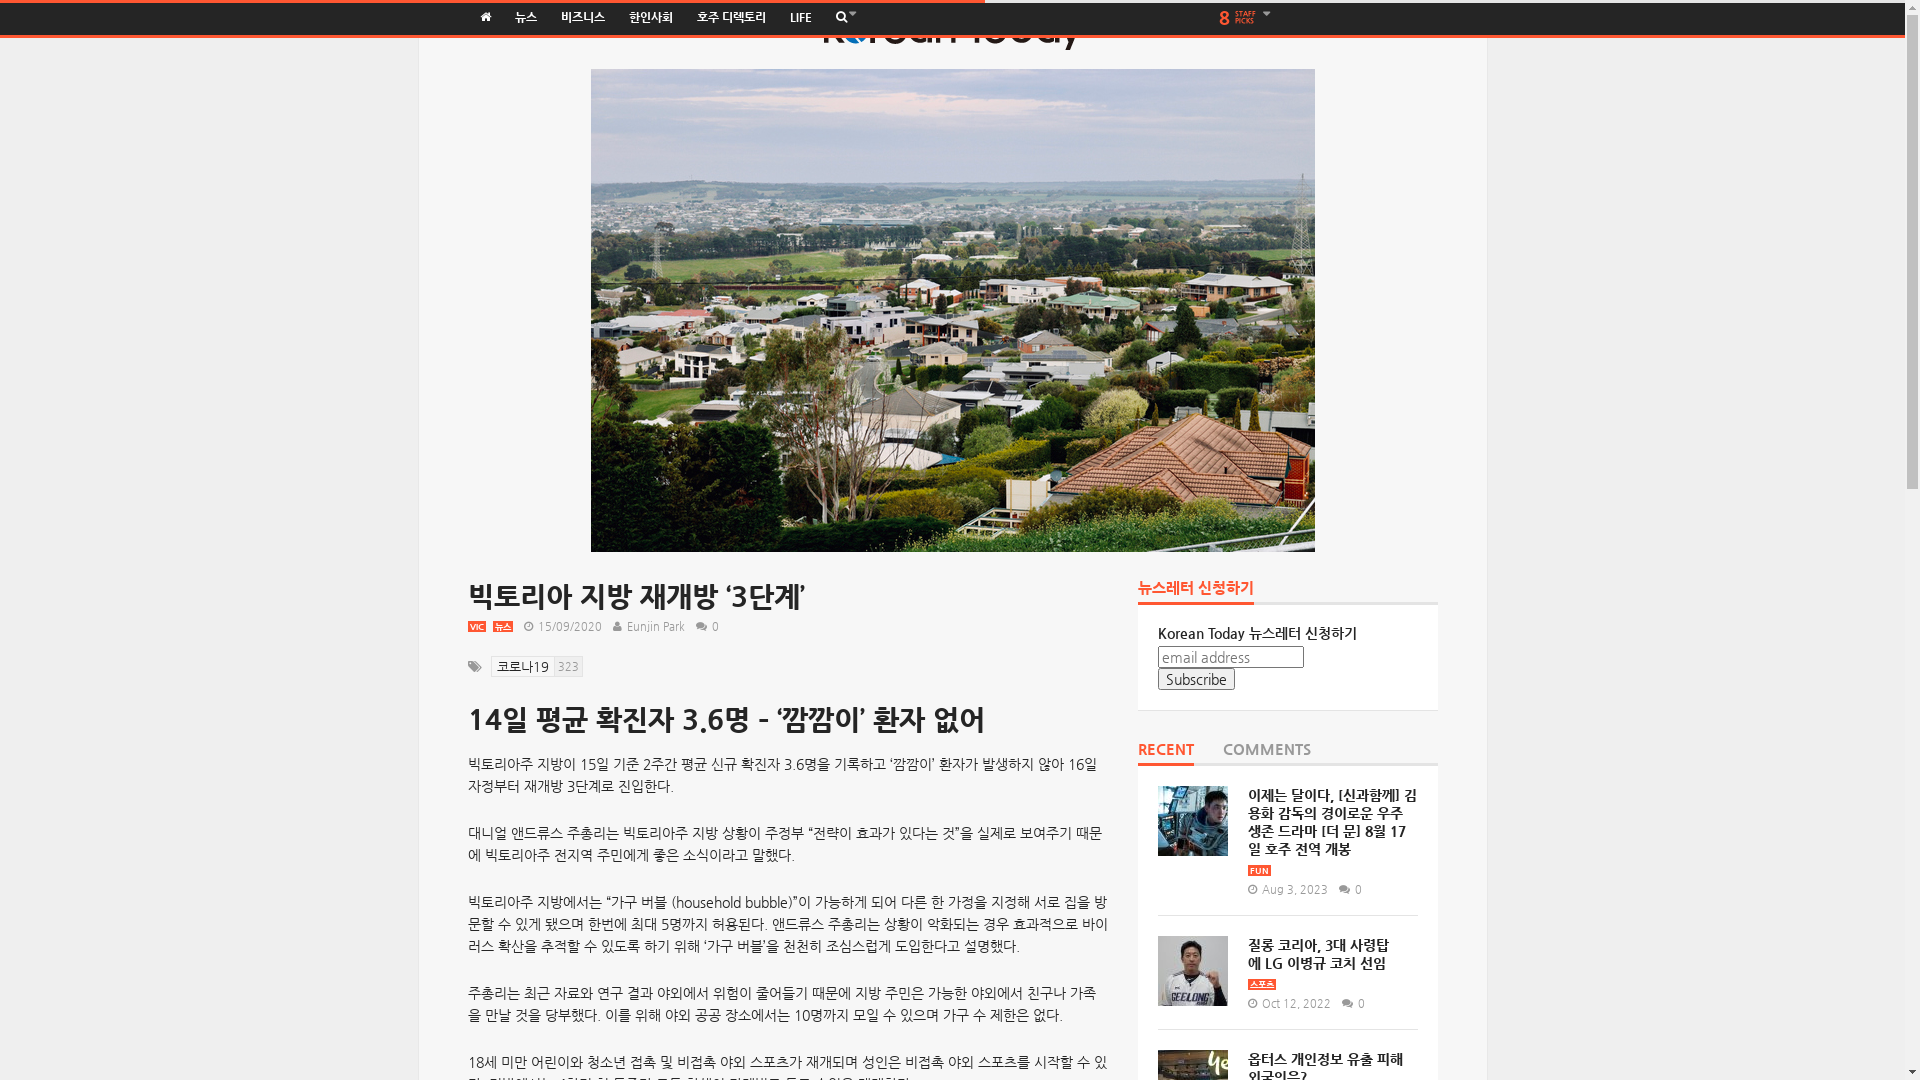 The width and height of the screenshot is (1920, 1080). What do you see at coordinates (1137, 753) in the screenshot?
I see `'RECENT'` at bounding box center [1137, 753].